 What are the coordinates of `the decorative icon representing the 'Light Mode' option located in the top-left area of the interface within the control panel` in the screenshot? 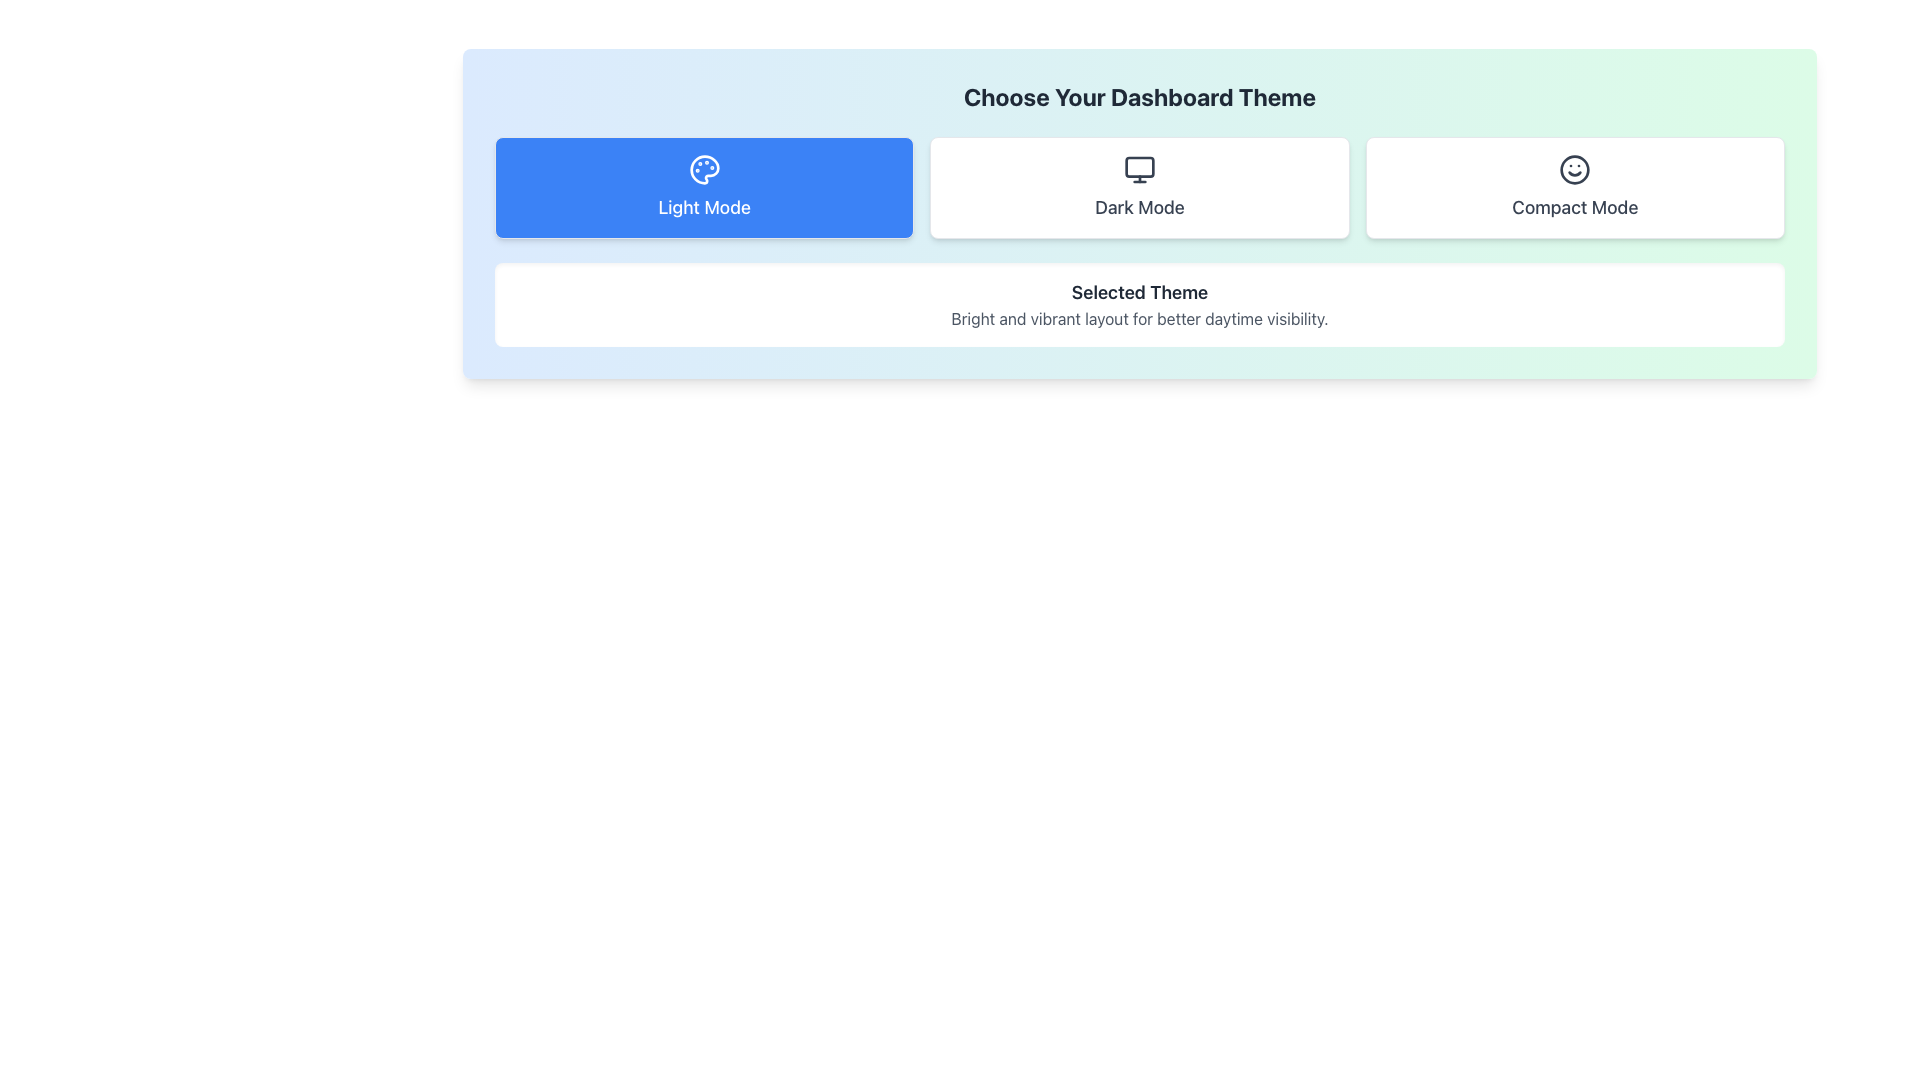 It's located at (704, 168).